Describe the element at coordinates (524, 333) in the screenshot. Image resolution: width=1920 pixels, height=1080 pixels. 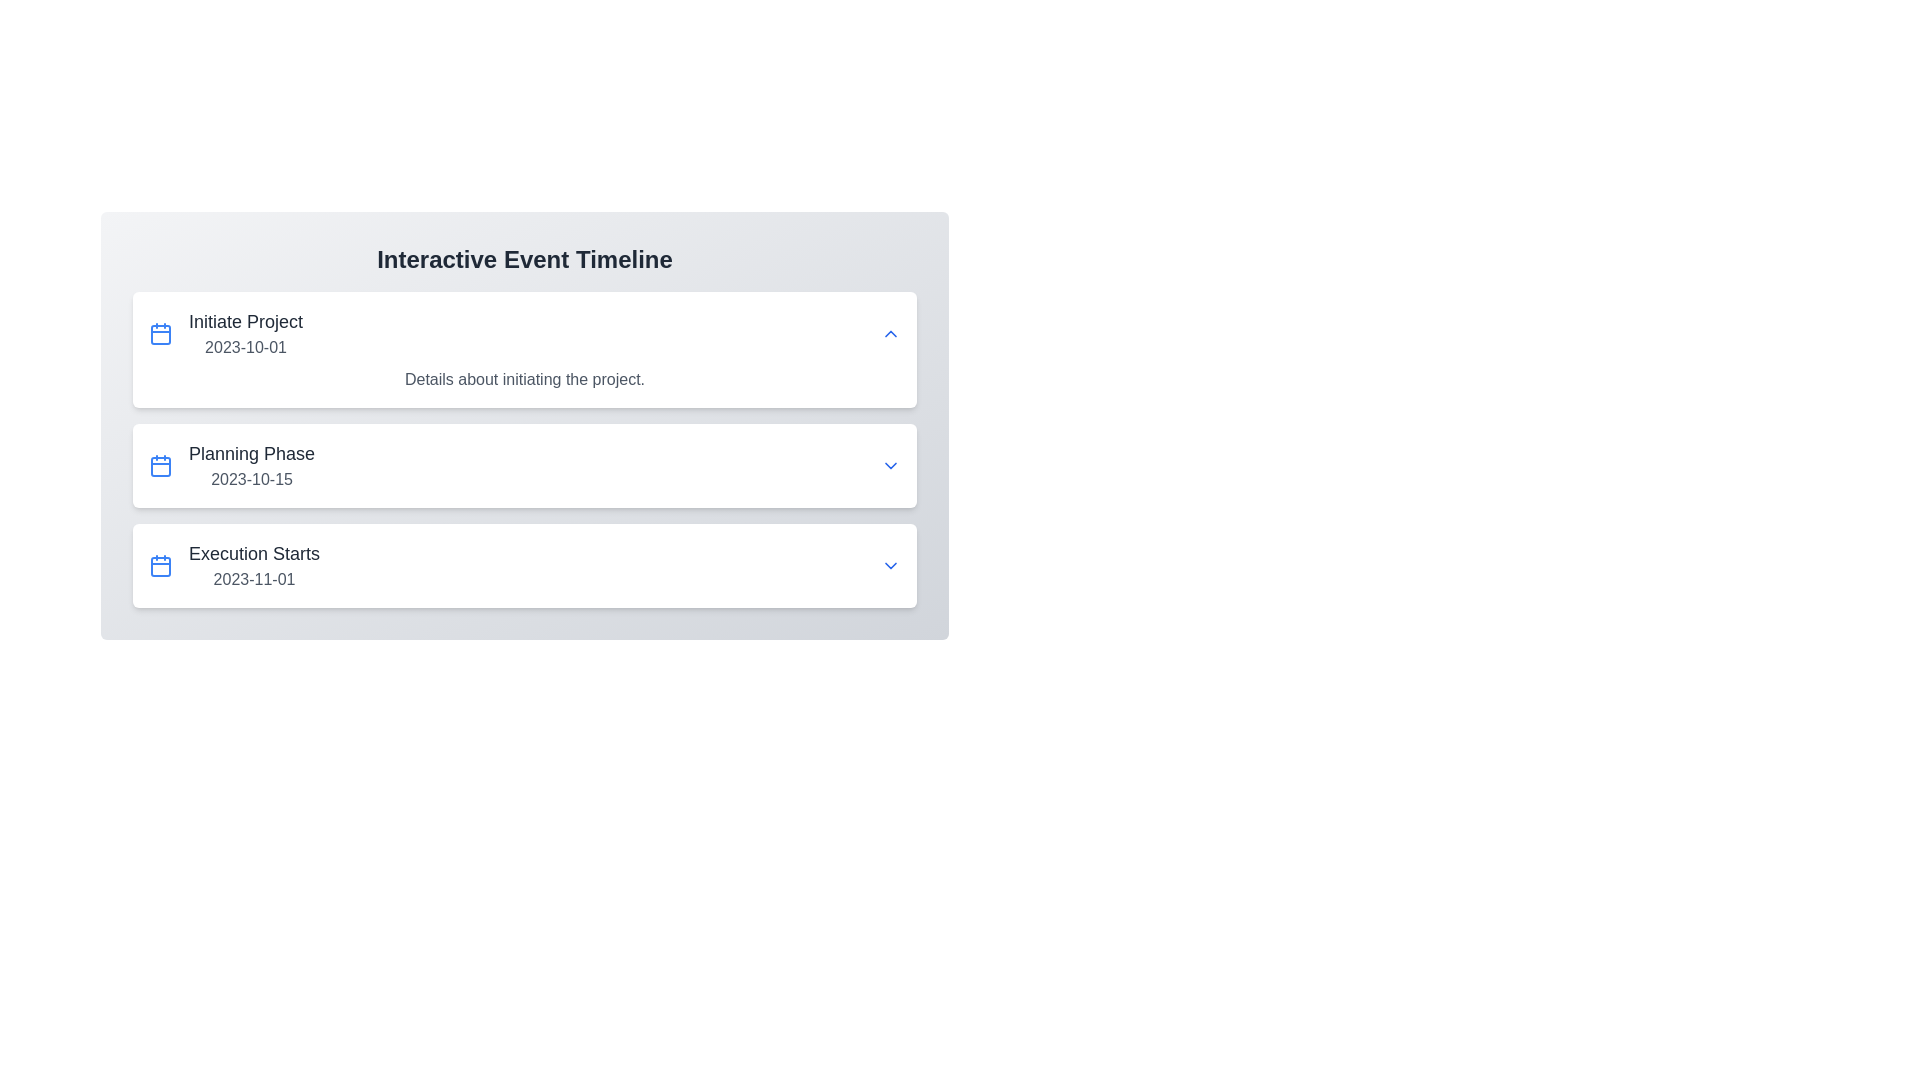
I see `the expand arrow on the first item in the interactive timeline, which displays event information for 'Initiate Project' dated '2023-10-01'` at that location.